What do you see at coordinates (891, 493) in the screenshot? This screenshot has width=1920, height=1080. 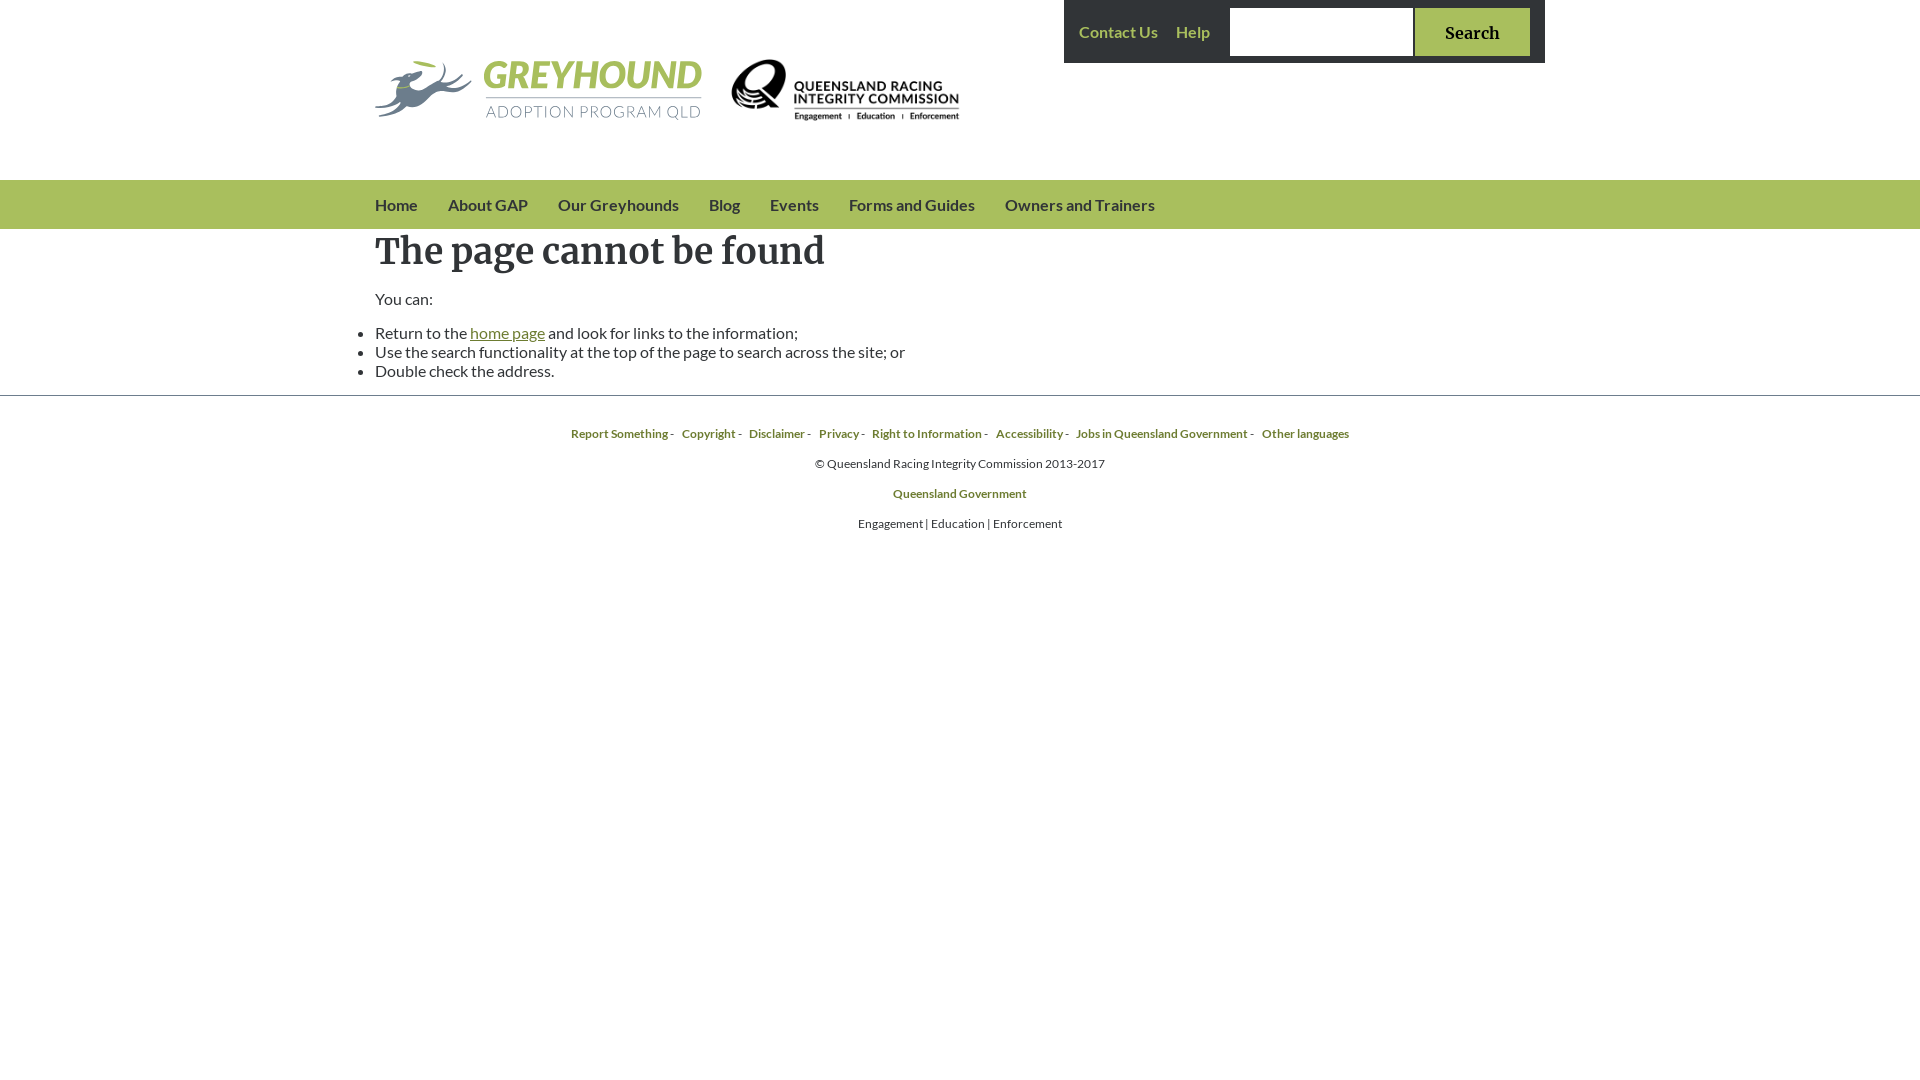 I see `'Queensland Government'` at bounding box center [891, 493].